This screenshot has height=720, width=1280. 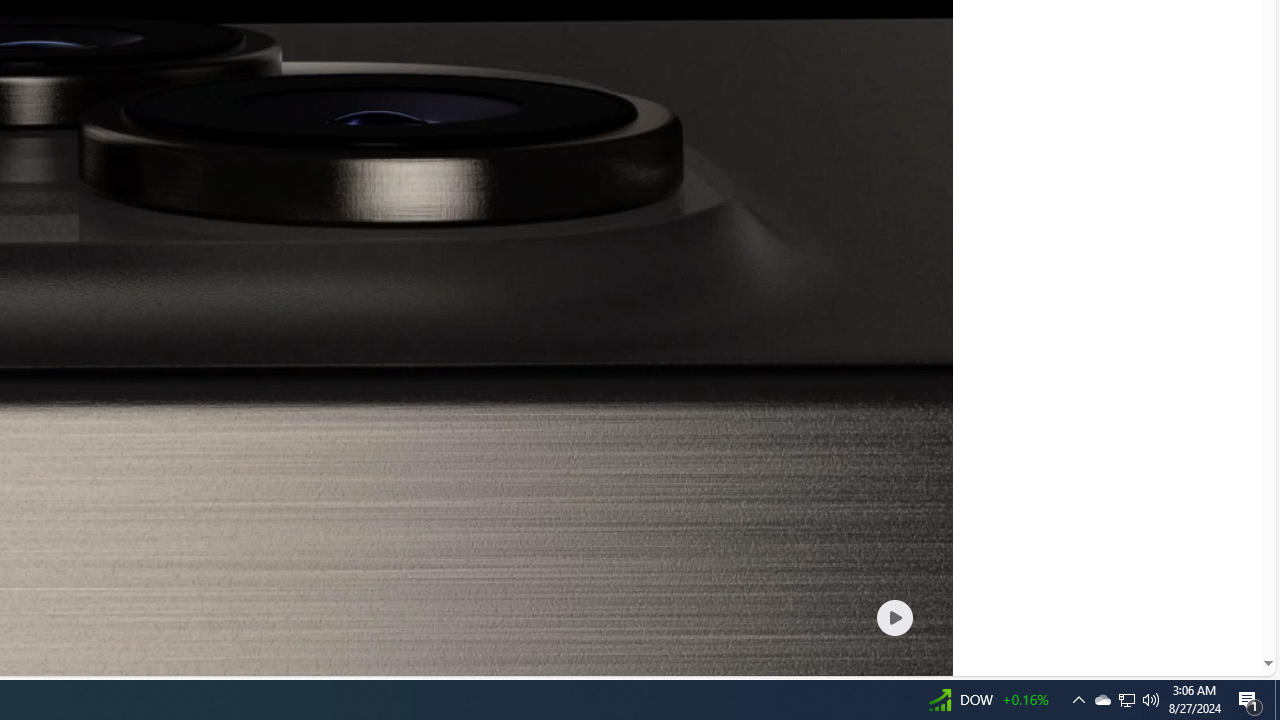 I want to click on 'Play welcome animation video', so click(x=893, y=616).